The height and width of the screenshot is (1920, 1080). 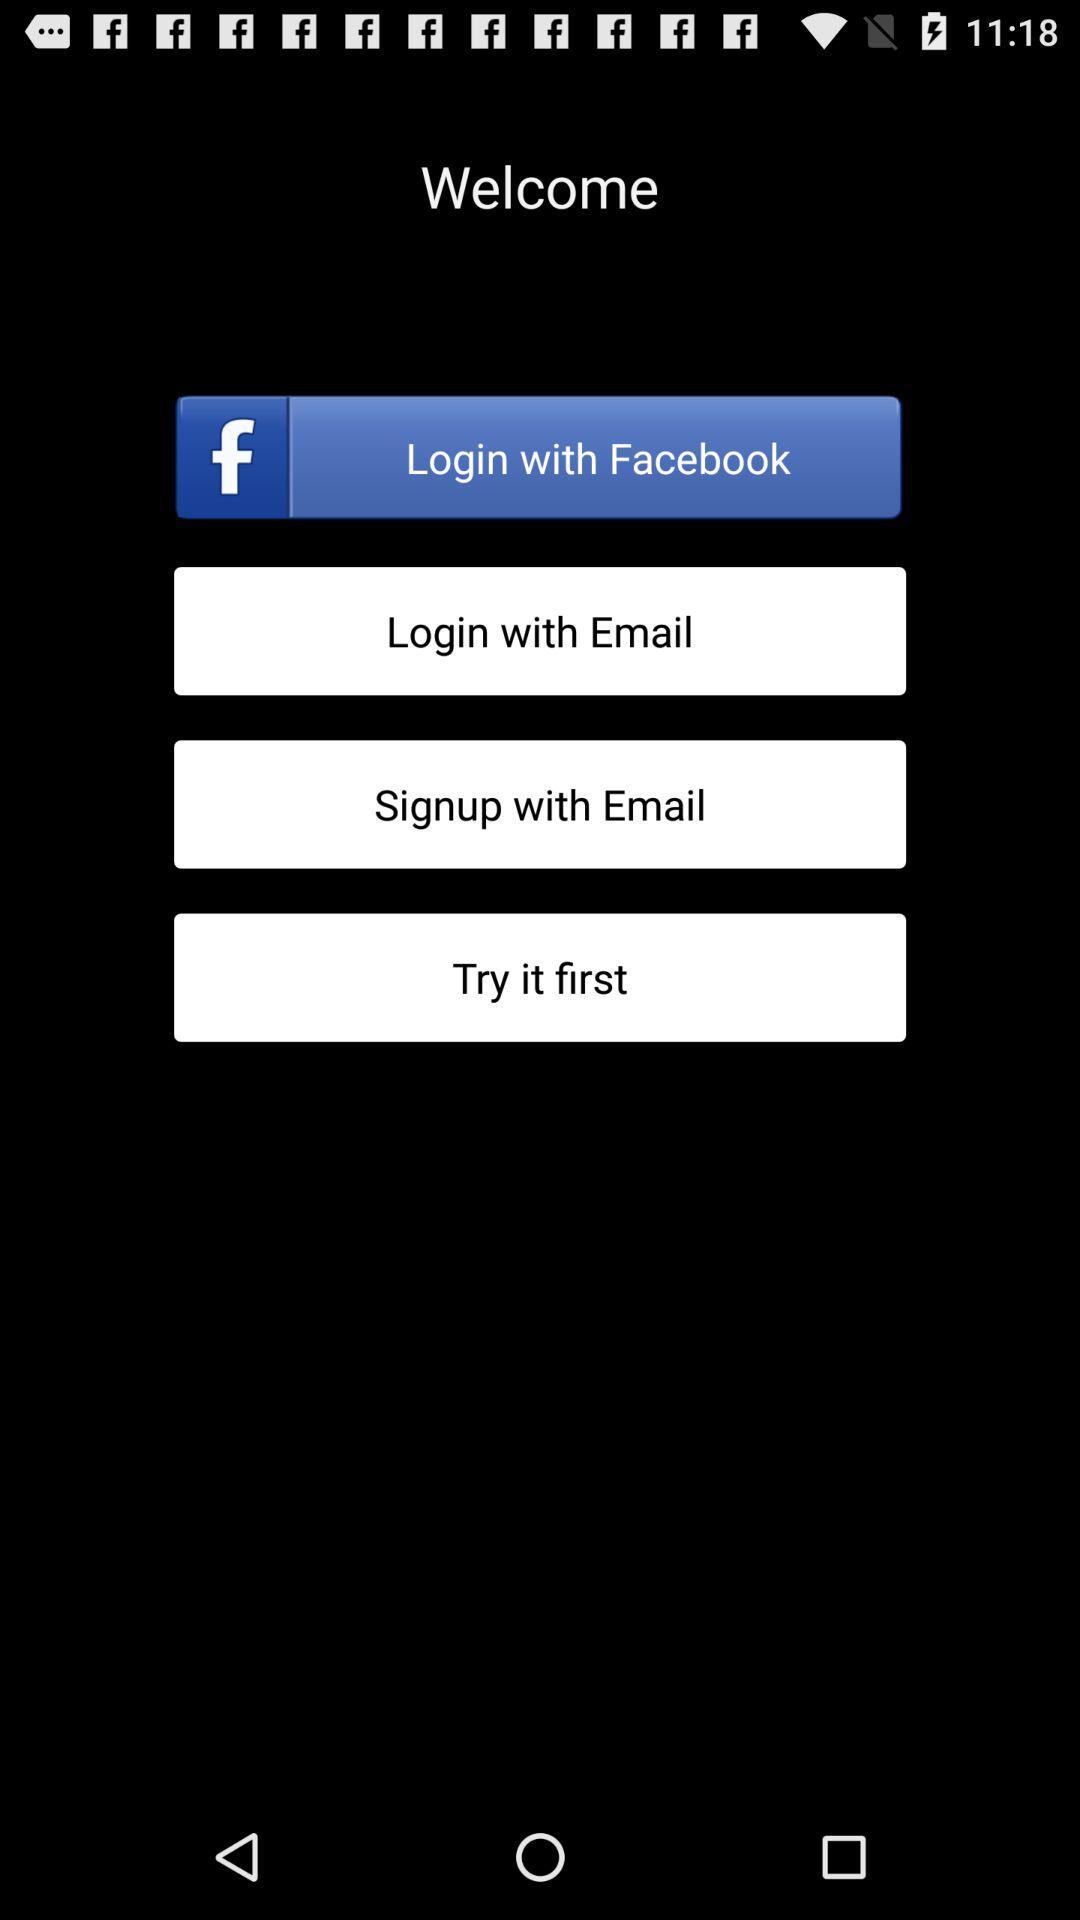 What do you see at coordinates (540, 977) in the screenshot?
I see `try app without creating account` at bounding box center [540, 977].